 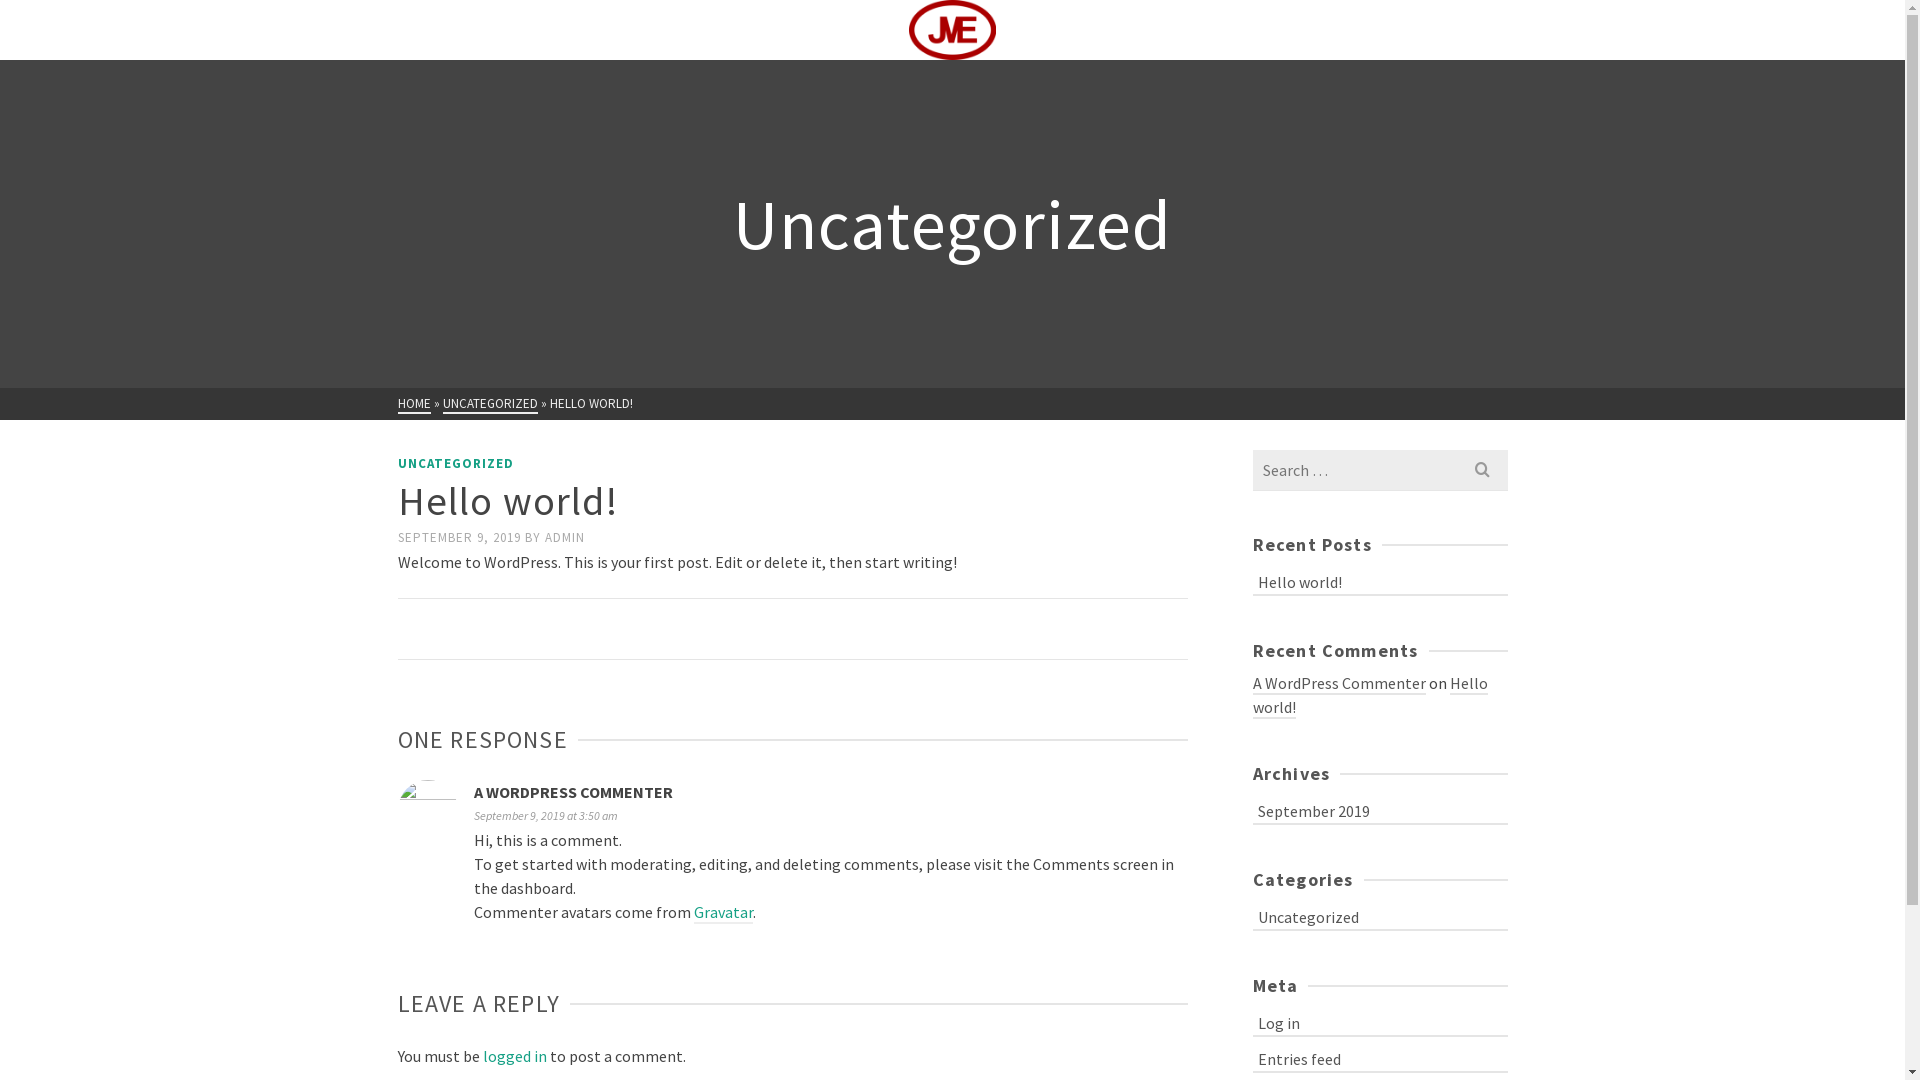 I want to click on 'September 2019', so click(x=1251, y=808).